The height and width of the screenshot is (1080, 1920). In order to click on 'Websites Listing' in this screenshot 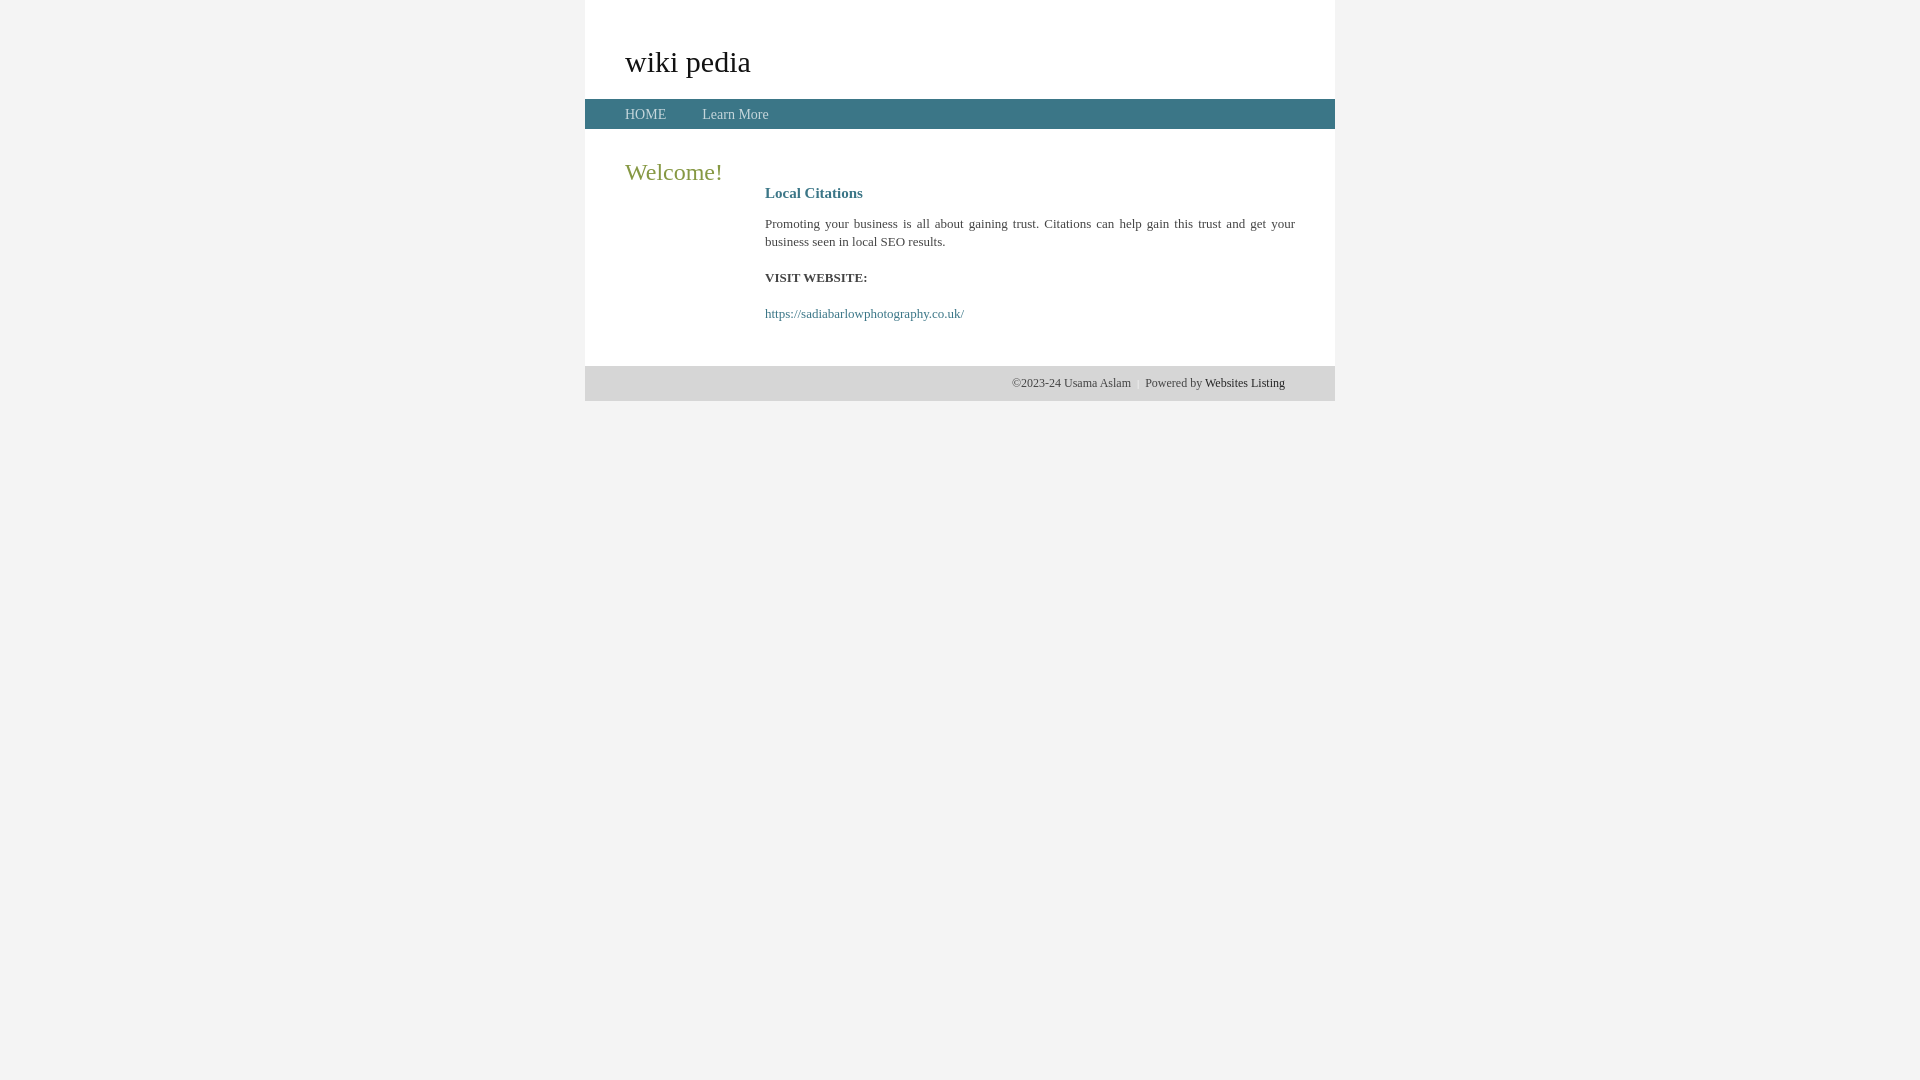, I will do `click(1243, 382)`.